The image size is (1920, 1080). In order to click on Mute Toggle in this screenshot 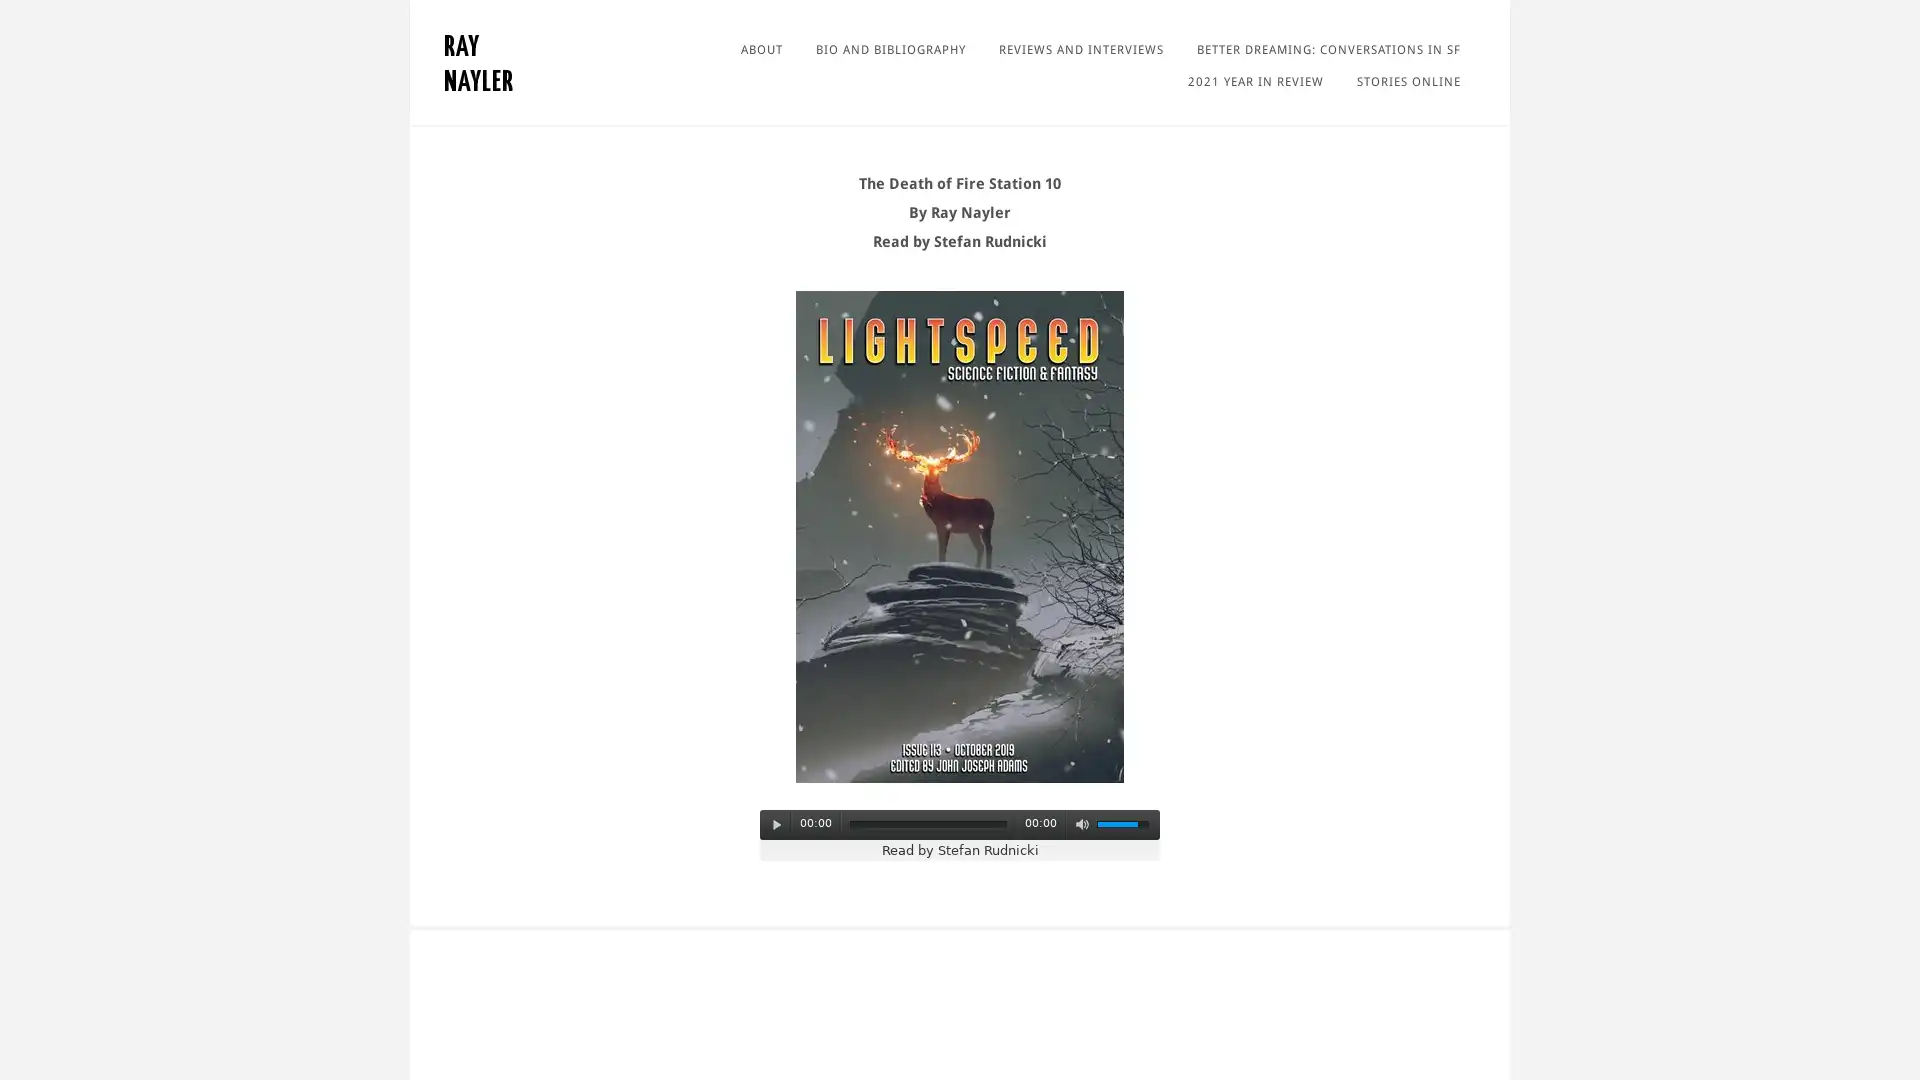, I will do `click(1080, 825)`.